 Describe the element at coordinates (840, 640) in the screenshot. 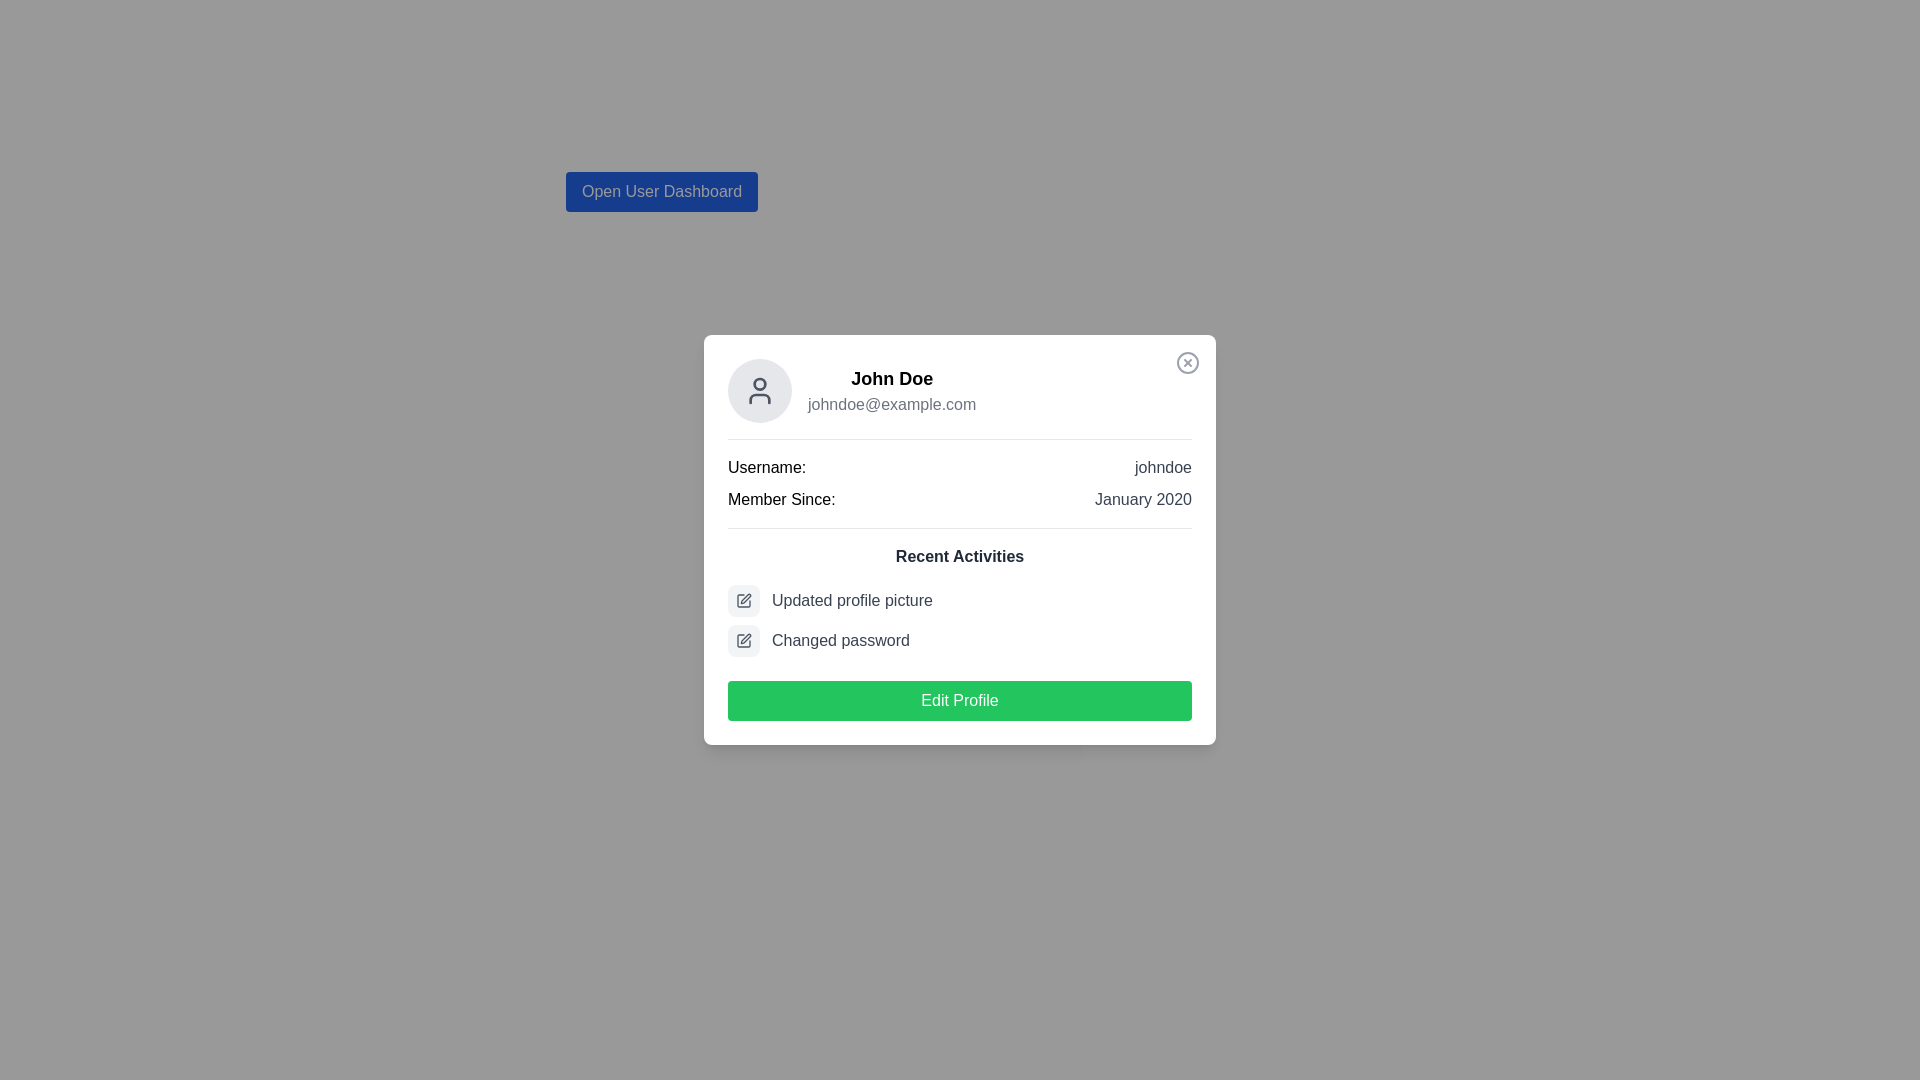

I see `the static text label indicating that the user has changed their password, which is located beneath the 'Updated profile picture' activity and aligned to the right of an adjacent icon` at that location.